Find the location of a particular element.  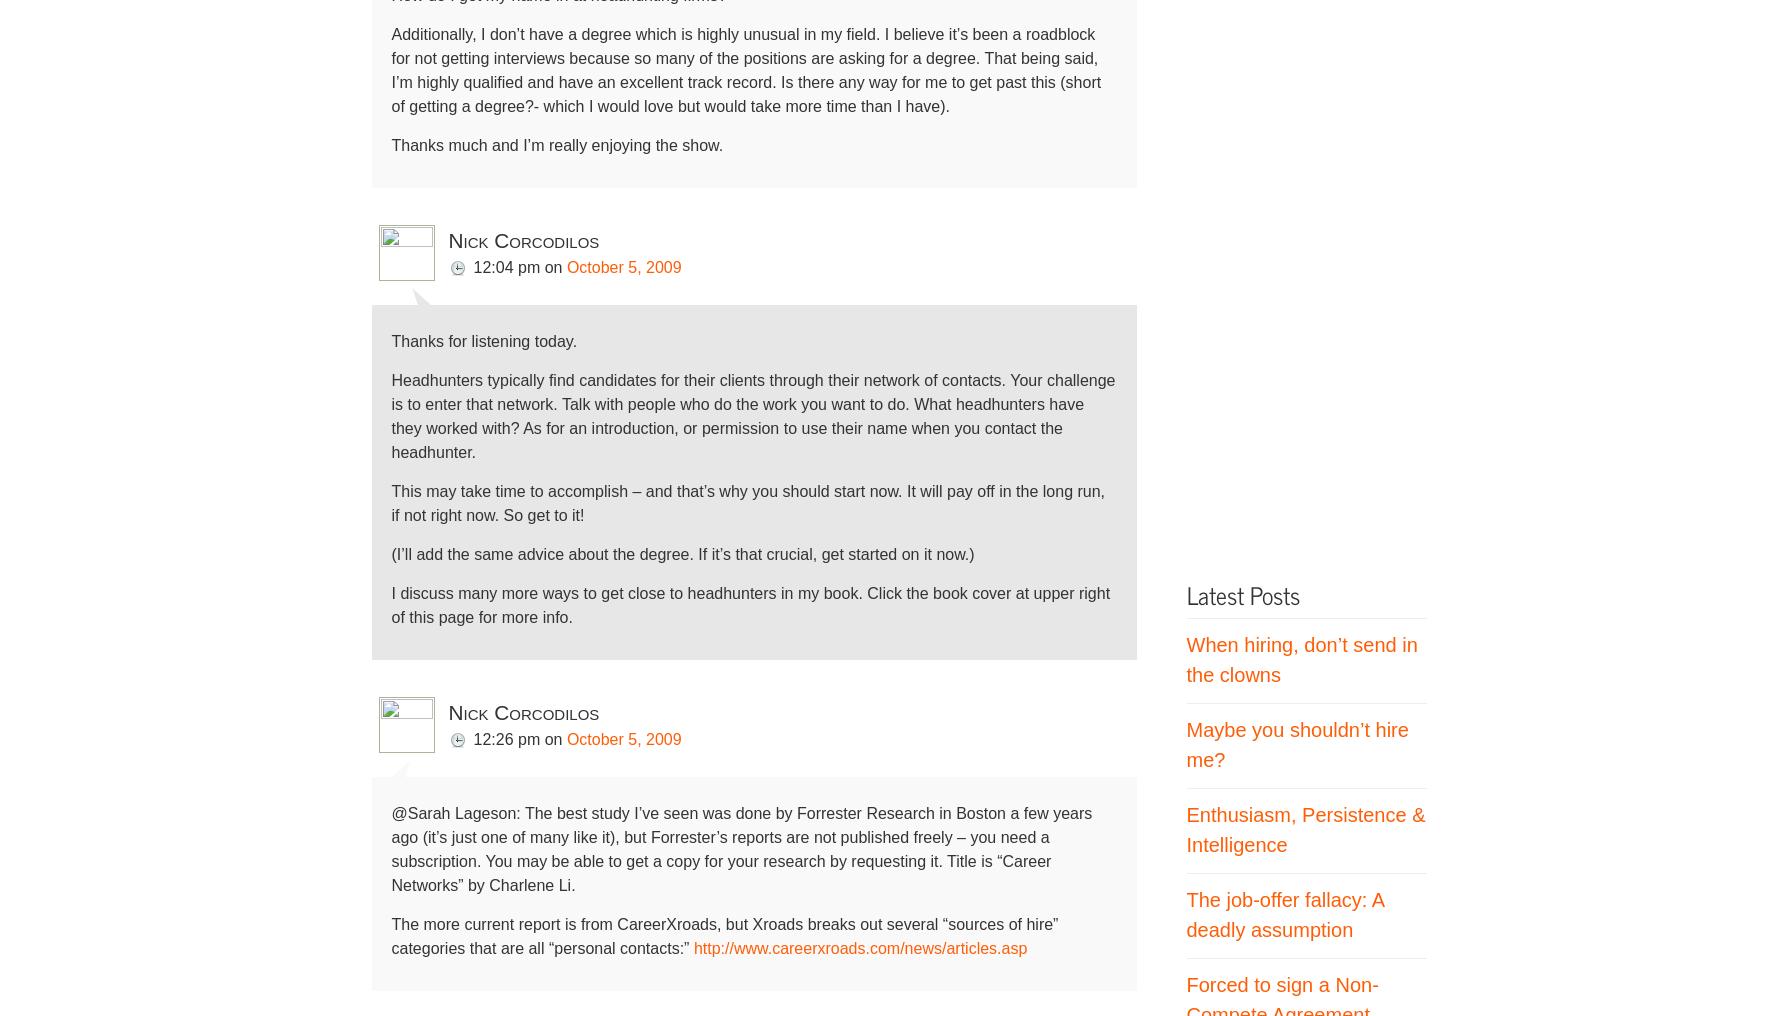

'12:04 pm' is located at coordinates (506, 266).